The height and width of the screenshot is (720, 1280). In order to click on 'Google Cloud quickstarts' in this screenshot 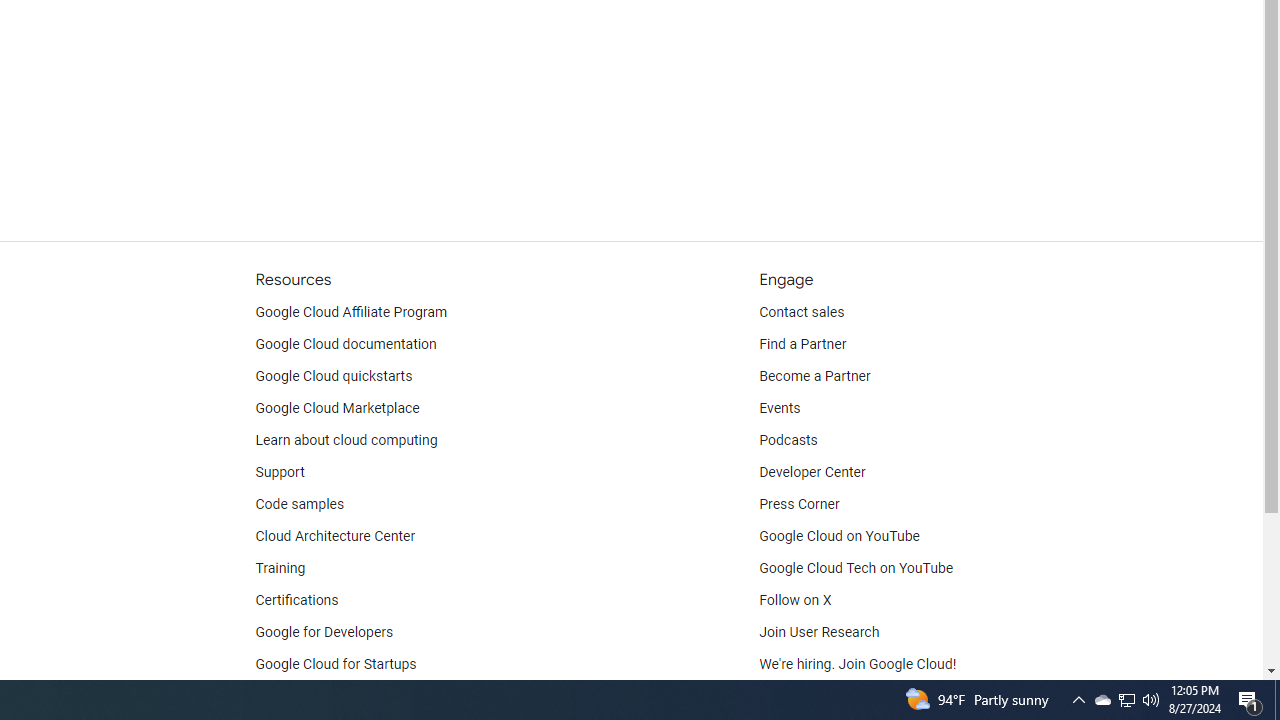, I will do `click(334, 376)`.